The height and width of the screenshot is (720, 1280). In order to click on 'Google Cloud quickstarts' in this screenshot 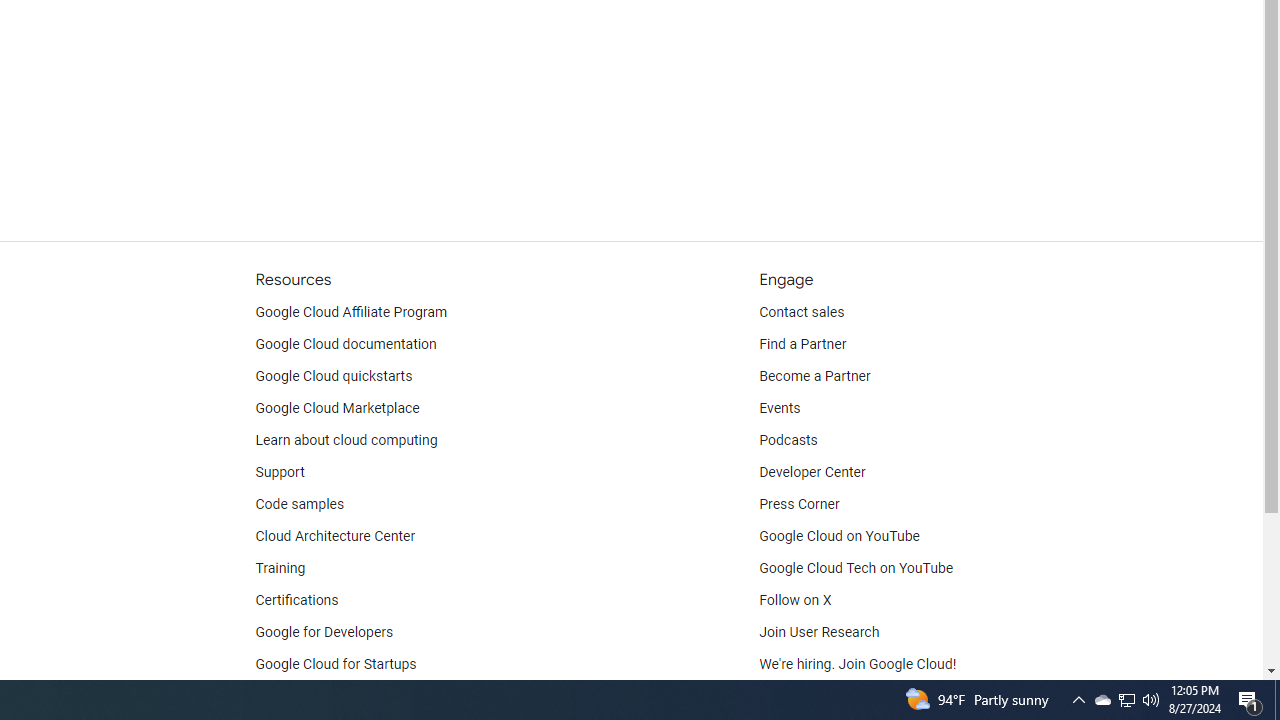, I will do `click(334, 376)`.